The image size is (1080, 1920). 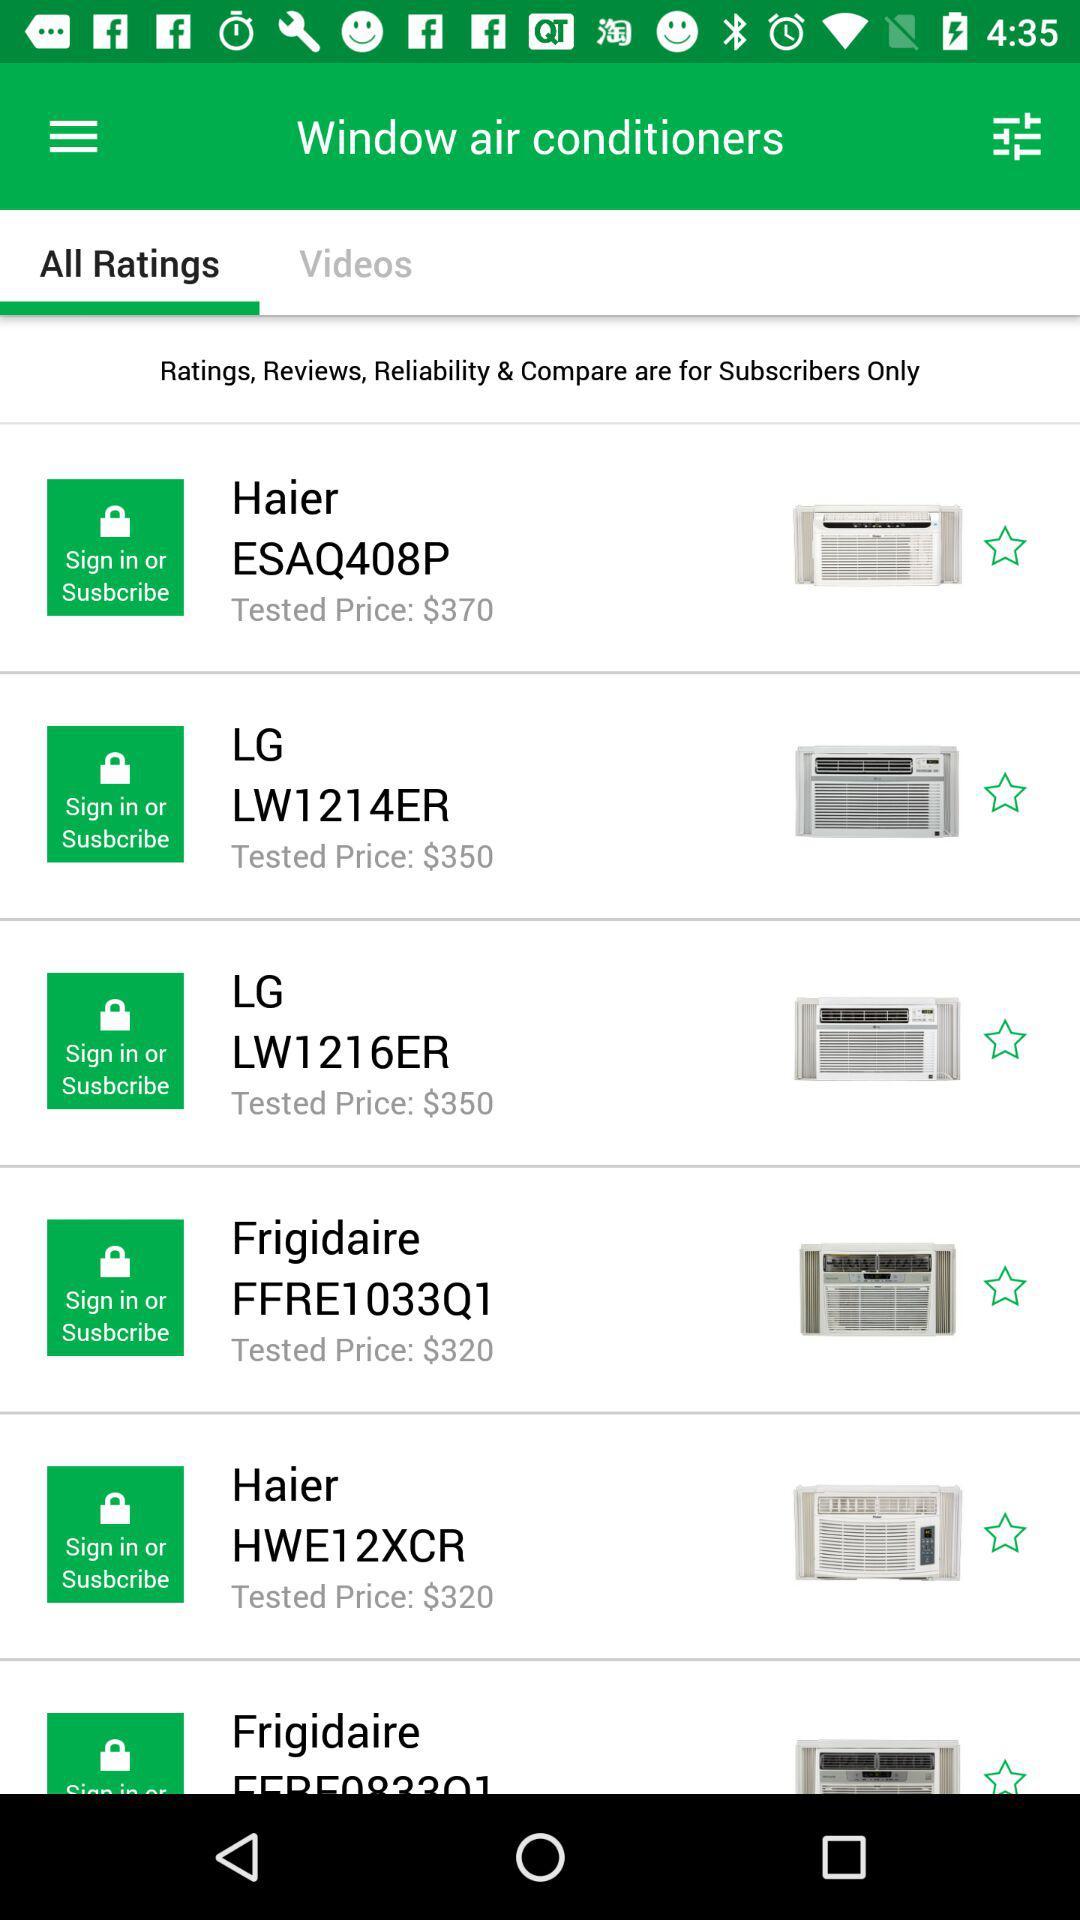 I want to click on to favorites, so click(x=1027, y=1738).